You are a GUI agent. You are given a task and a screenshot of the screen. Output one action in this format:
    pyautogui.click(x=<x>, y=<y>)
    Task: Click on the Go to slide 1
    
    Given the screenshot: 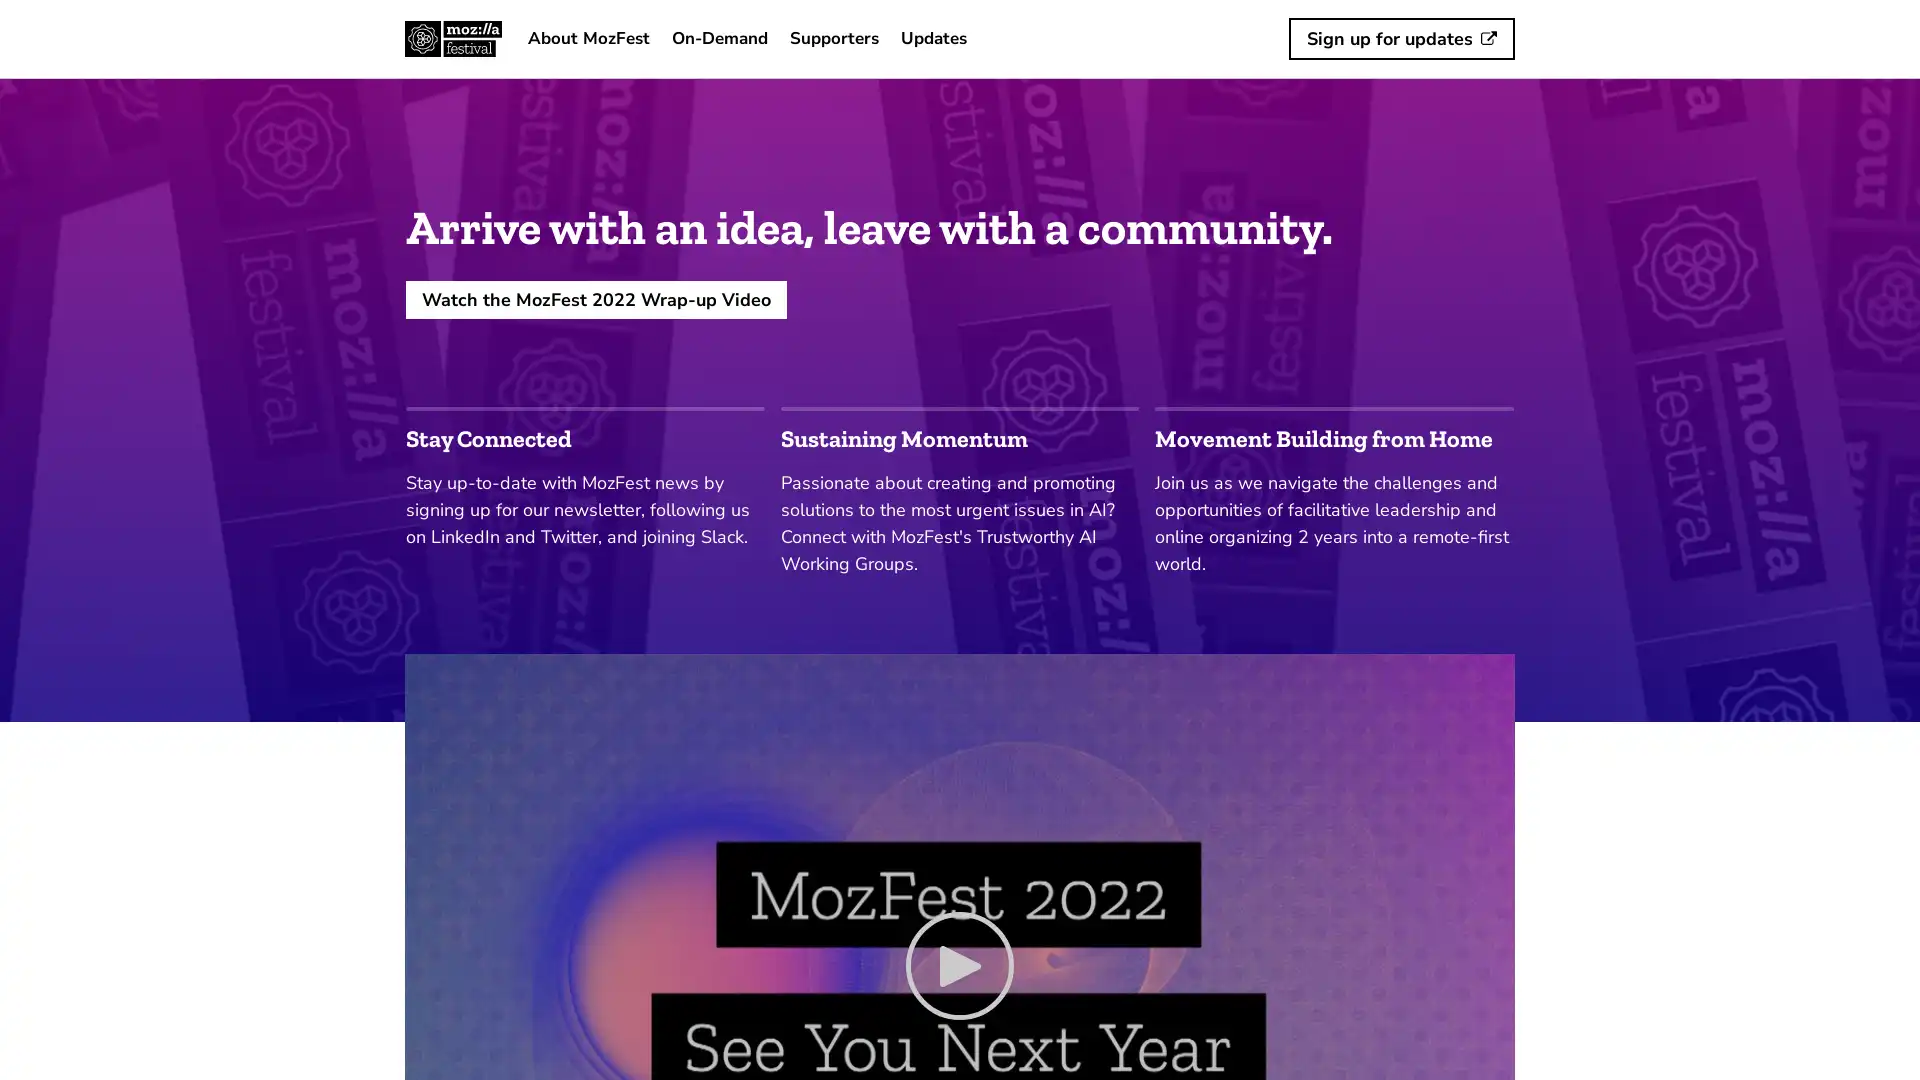 What is the action you would take?
    pyautogui.click(x=584, y=407)
    